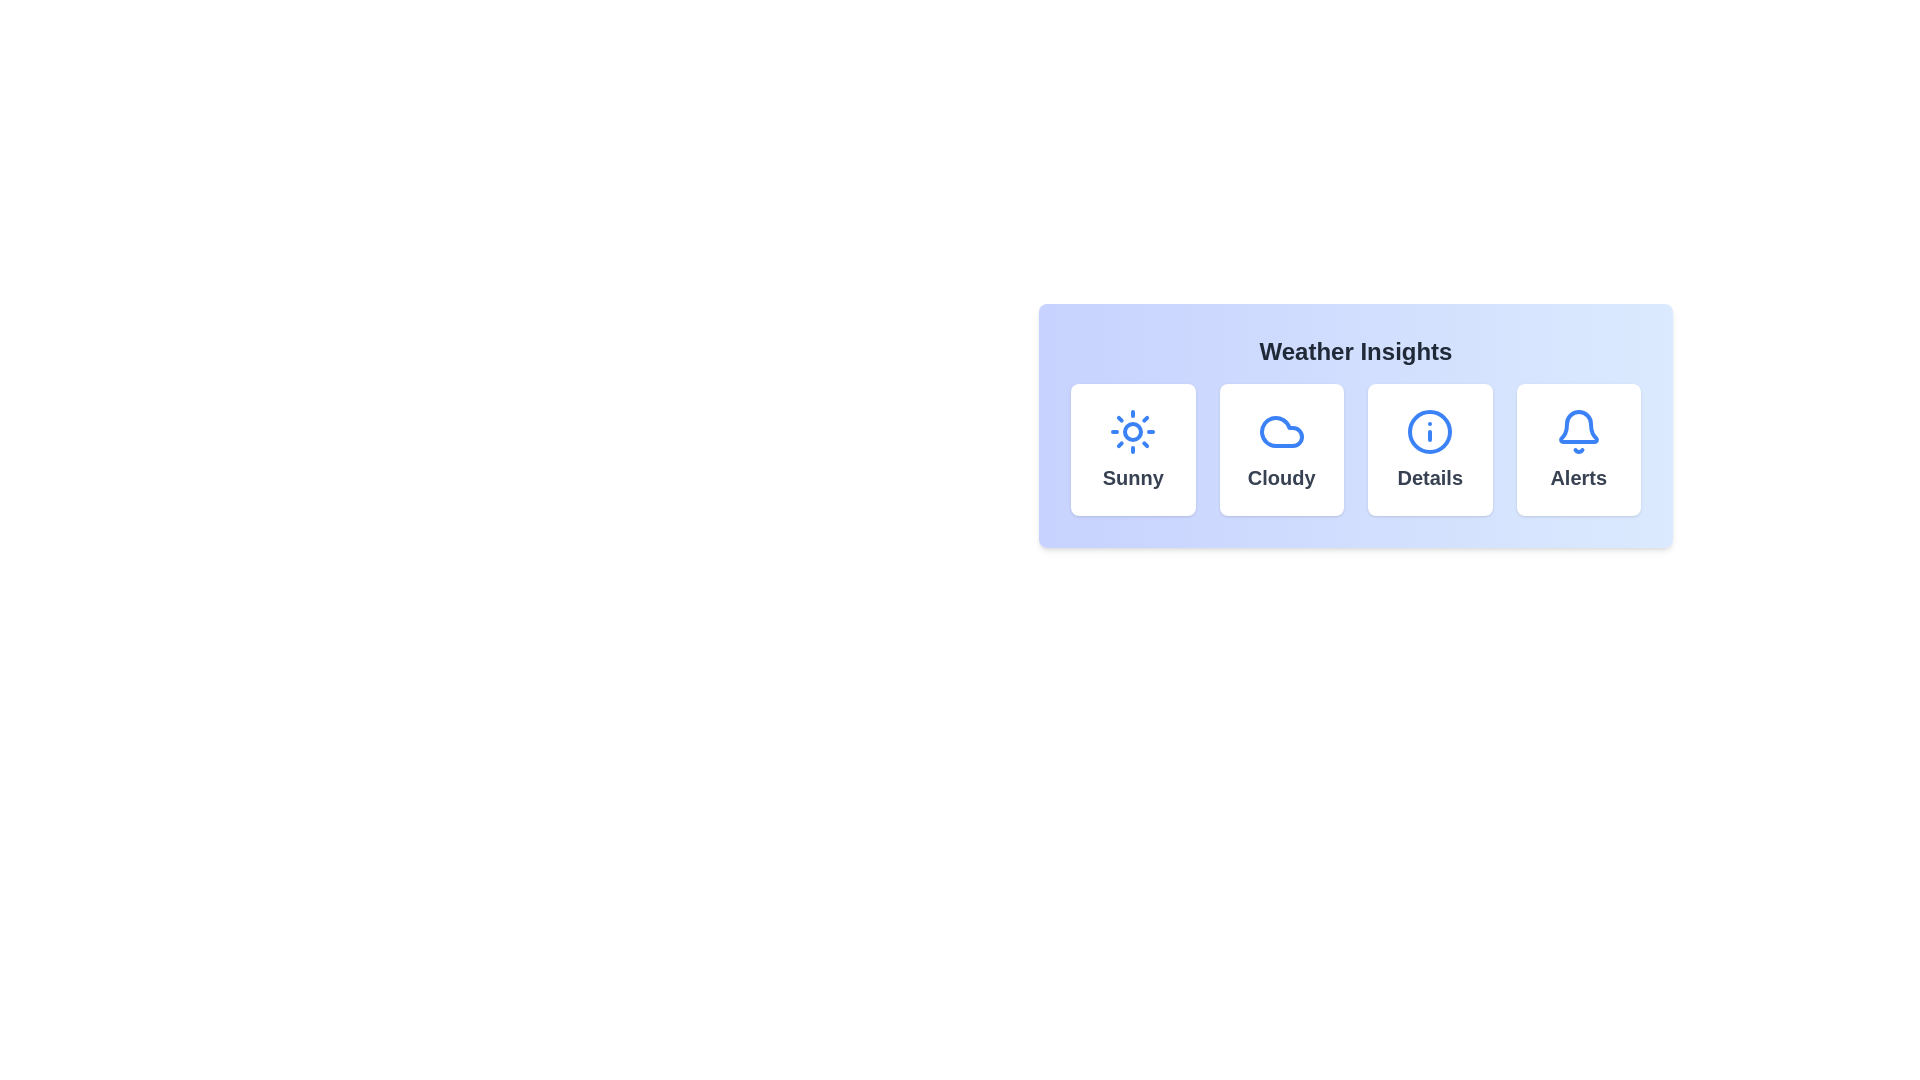  I want to click on the blue bell icon located within the white rounded rectangle card labeled 'Alerts', which is the fourth card in a horizontal row of four cards in the 'Weather Insights' section, so click(1577, 431).